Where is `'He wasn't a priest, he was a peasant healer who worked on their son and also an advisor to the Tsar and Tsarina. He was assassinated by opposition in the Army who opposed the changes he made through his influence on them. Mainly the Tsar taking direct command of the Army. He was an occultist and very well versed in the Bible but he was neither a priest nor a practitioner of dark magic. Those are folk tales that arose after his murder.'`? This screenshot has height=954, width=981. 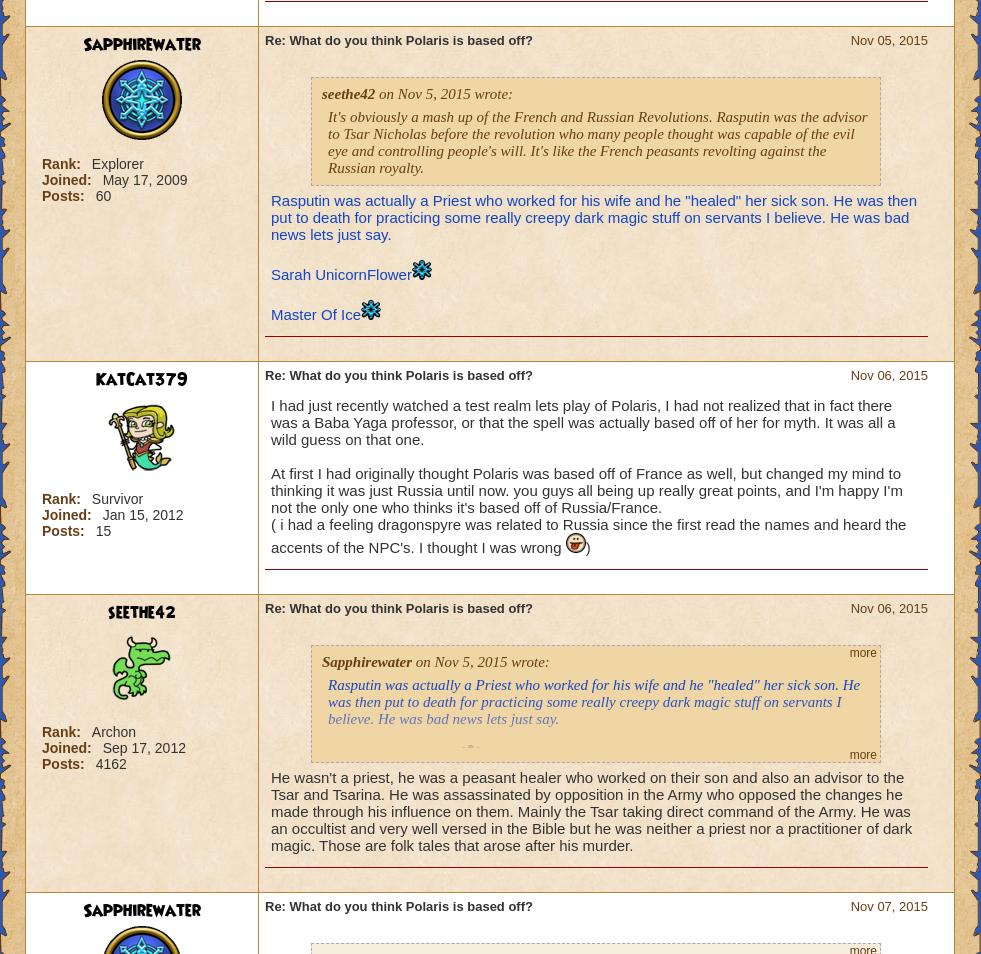
'He wasn't a priest, he was a peasant healer who worked on their son and also an advisor to the Tsar and Tsarina. He was assassinated by opposition in the Army who opposed the changes he made through his influence on them. Mainly the Tsar taking direct command of the Army. He was an occultist and very well versed in the Bible but he was neither a priest nor a practitioner of dark magic. Those are folk tales that arose after his murder.' is located at coordinates (591, 811).